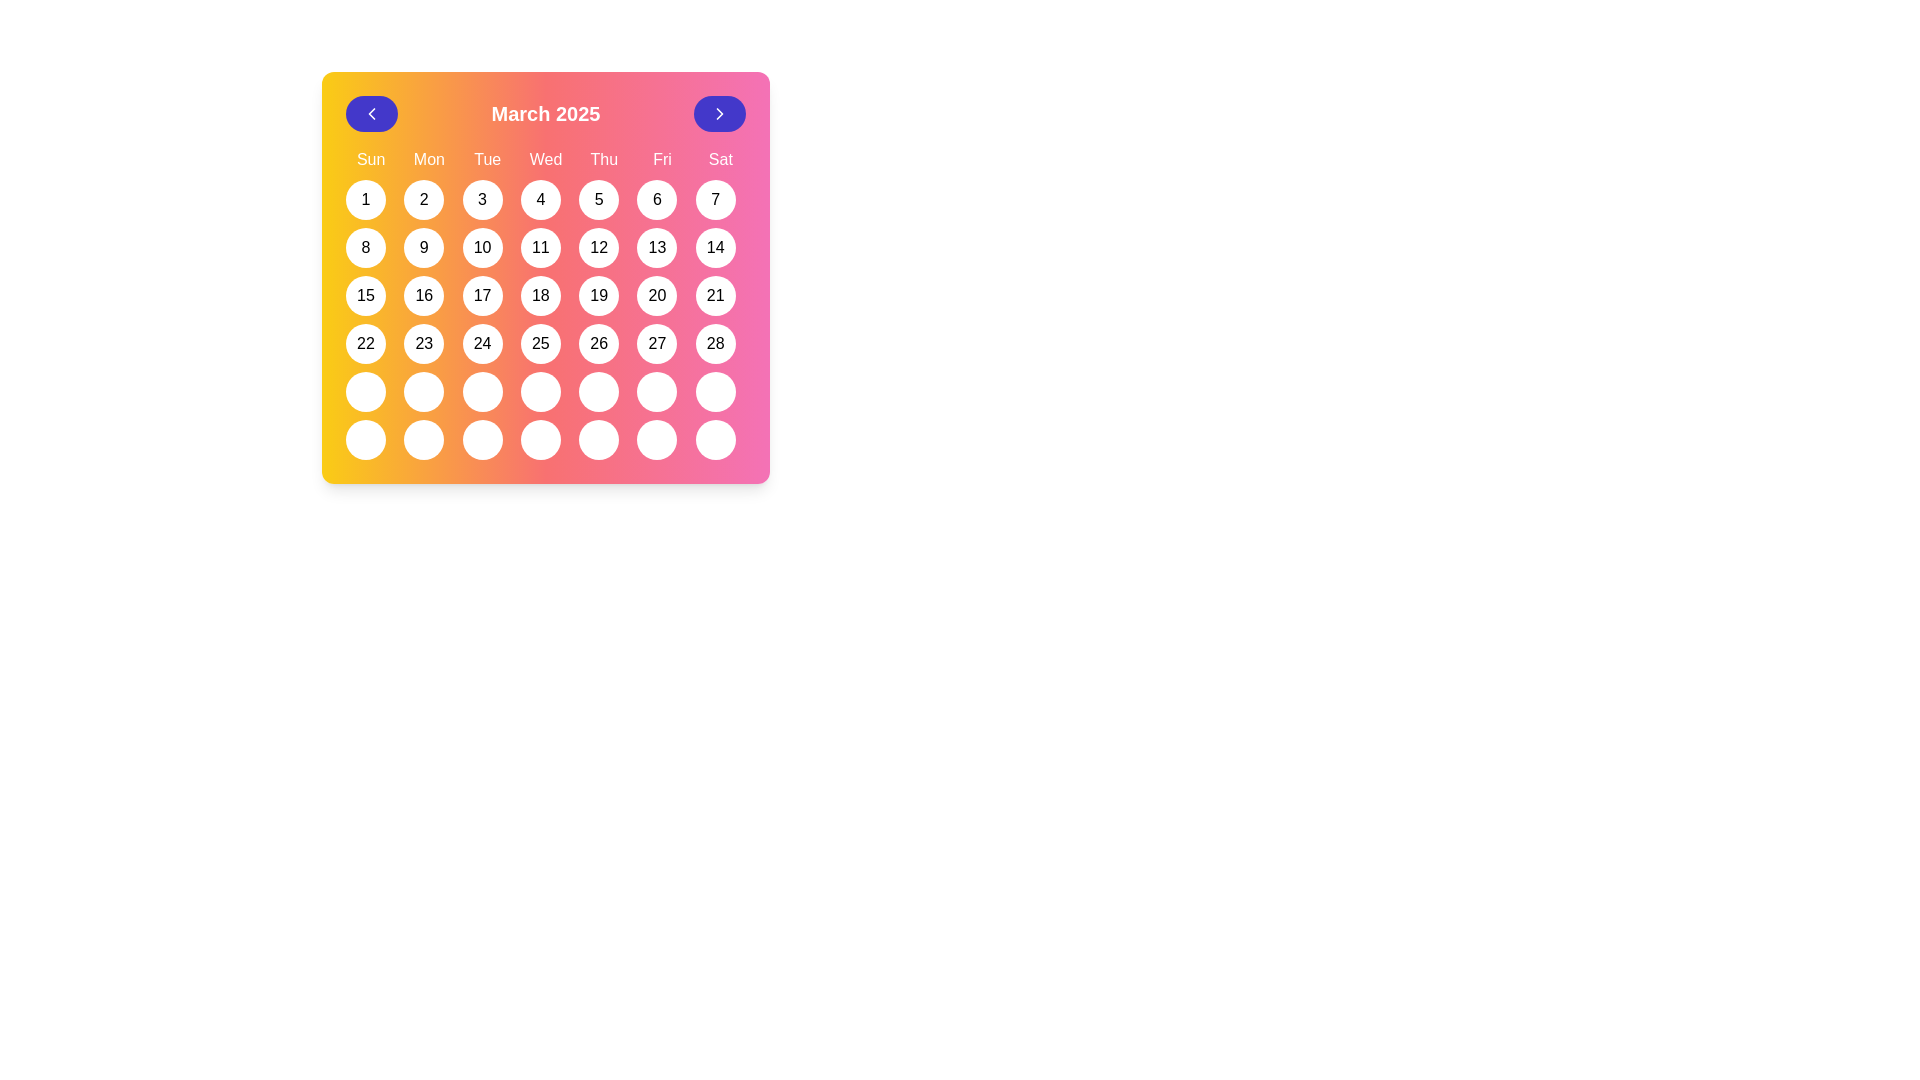 This screenshot has width=1920, height=1080. What do you see at coordinates (657, 296) in the screenshot?
I see `the circular button displaying the number '20' in the weekly calendar grid` at bounding box center [657, 296].